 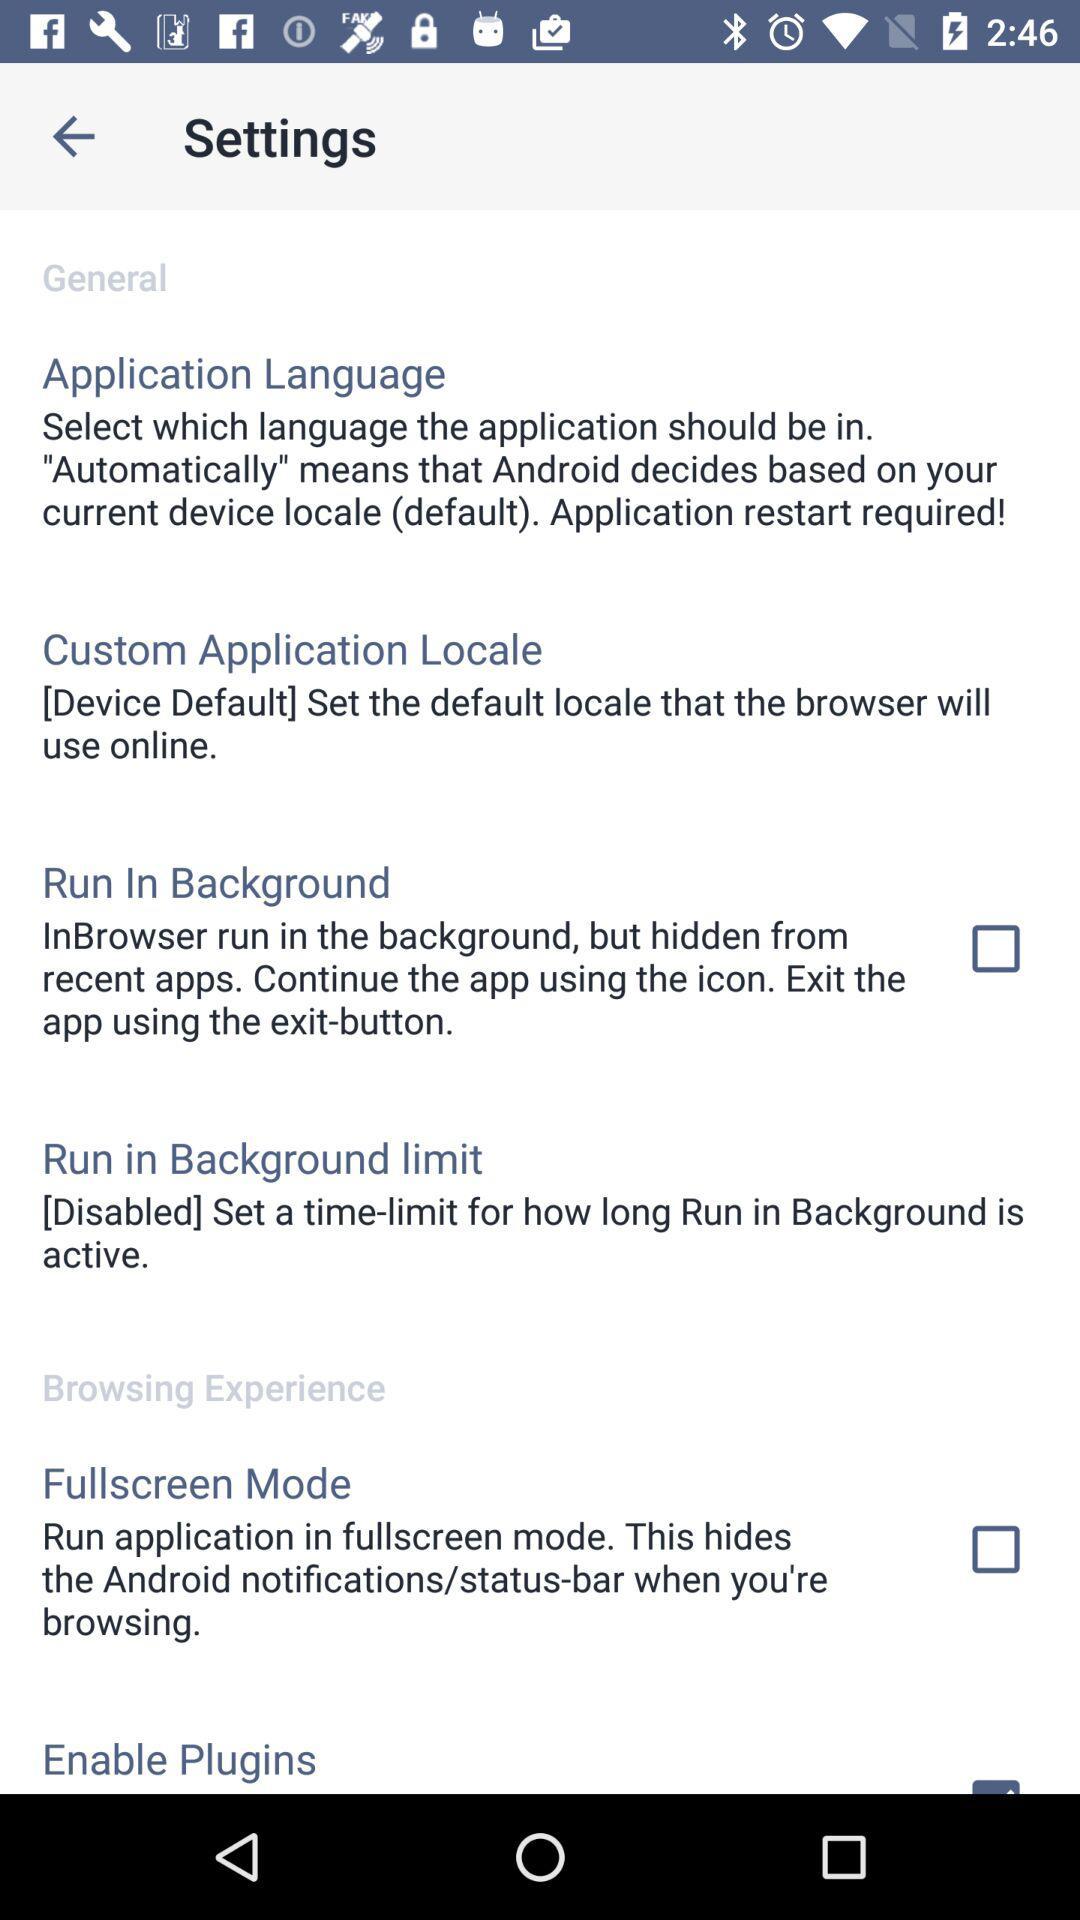 What do you see at coordinates (540, 1364) in the screenshot?
I see `the icon above fullscreen mode` at bounding box center [540, 1364].